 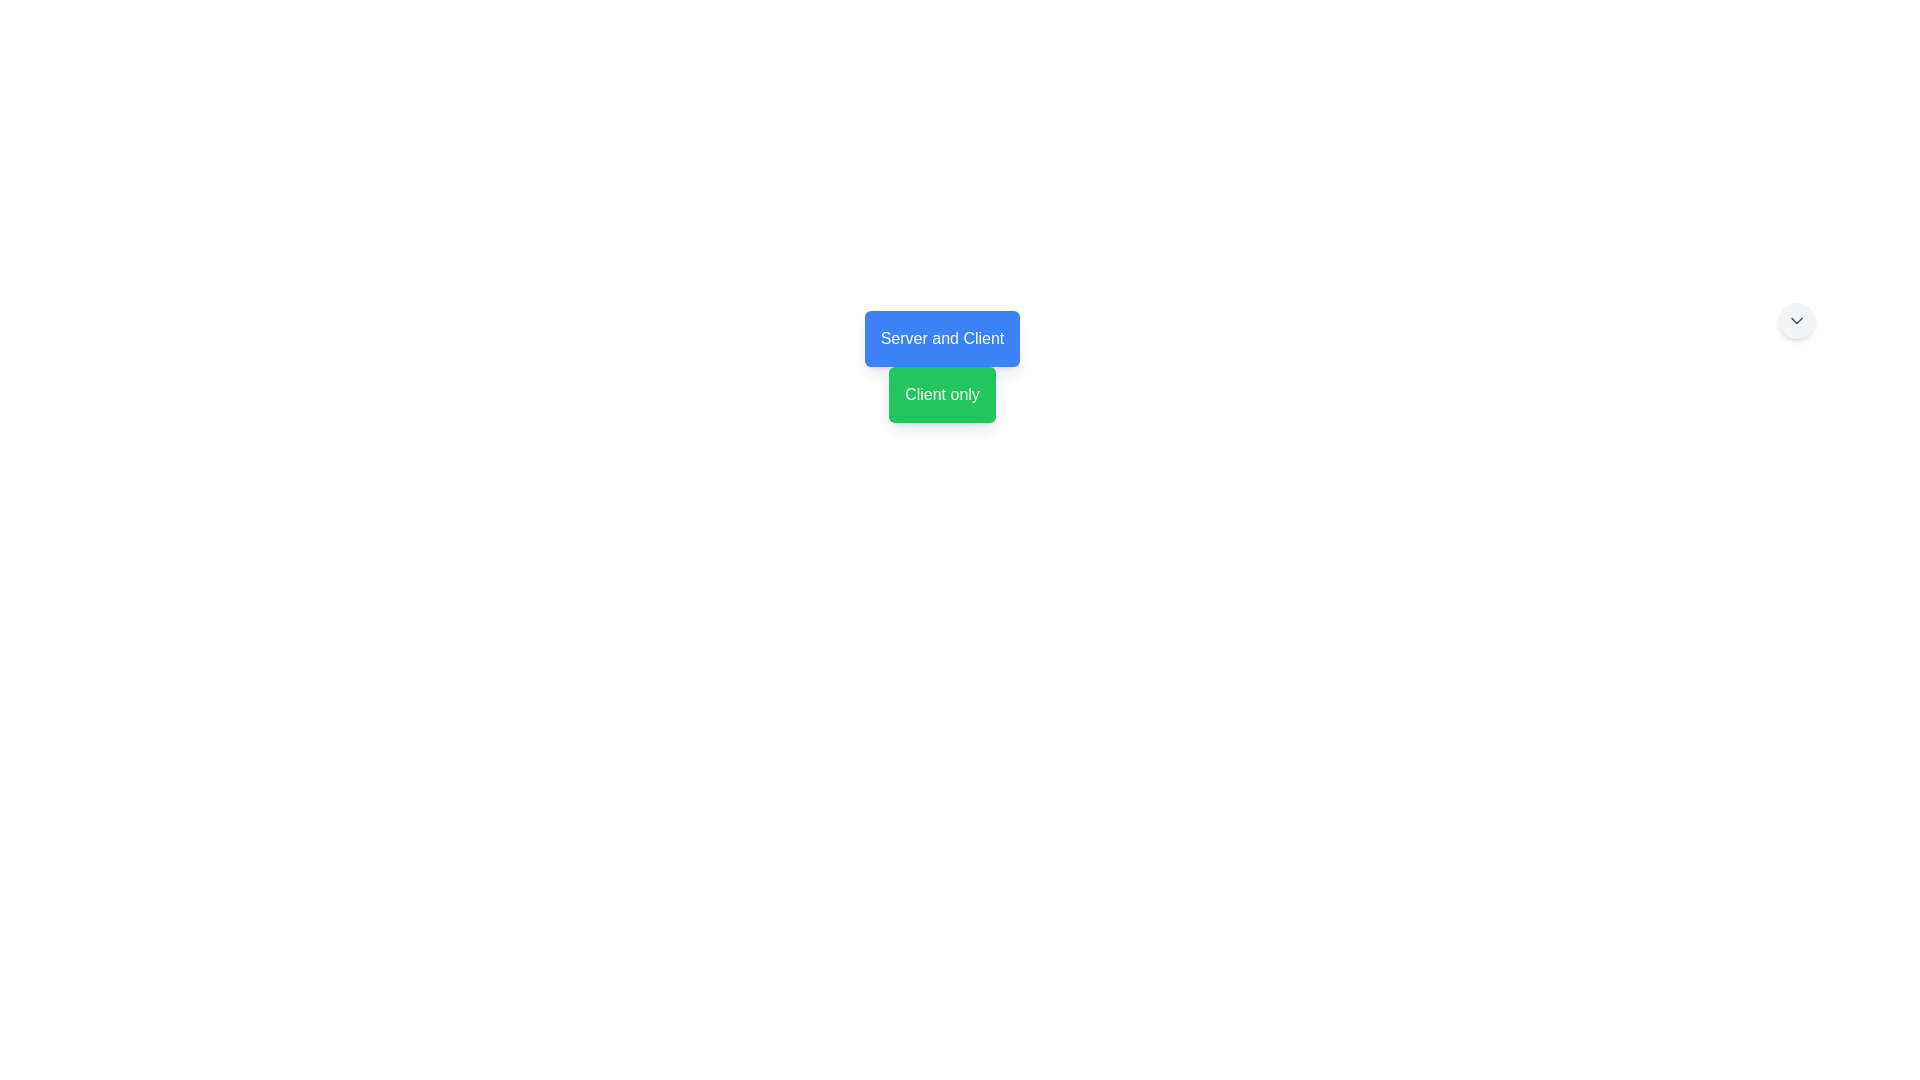 What do you see at coordinates (1796, 319) in the screenshot?
I see `the small, circular, gray button with a downward-pointing chevron icon` at bounding box center [1796, 319].